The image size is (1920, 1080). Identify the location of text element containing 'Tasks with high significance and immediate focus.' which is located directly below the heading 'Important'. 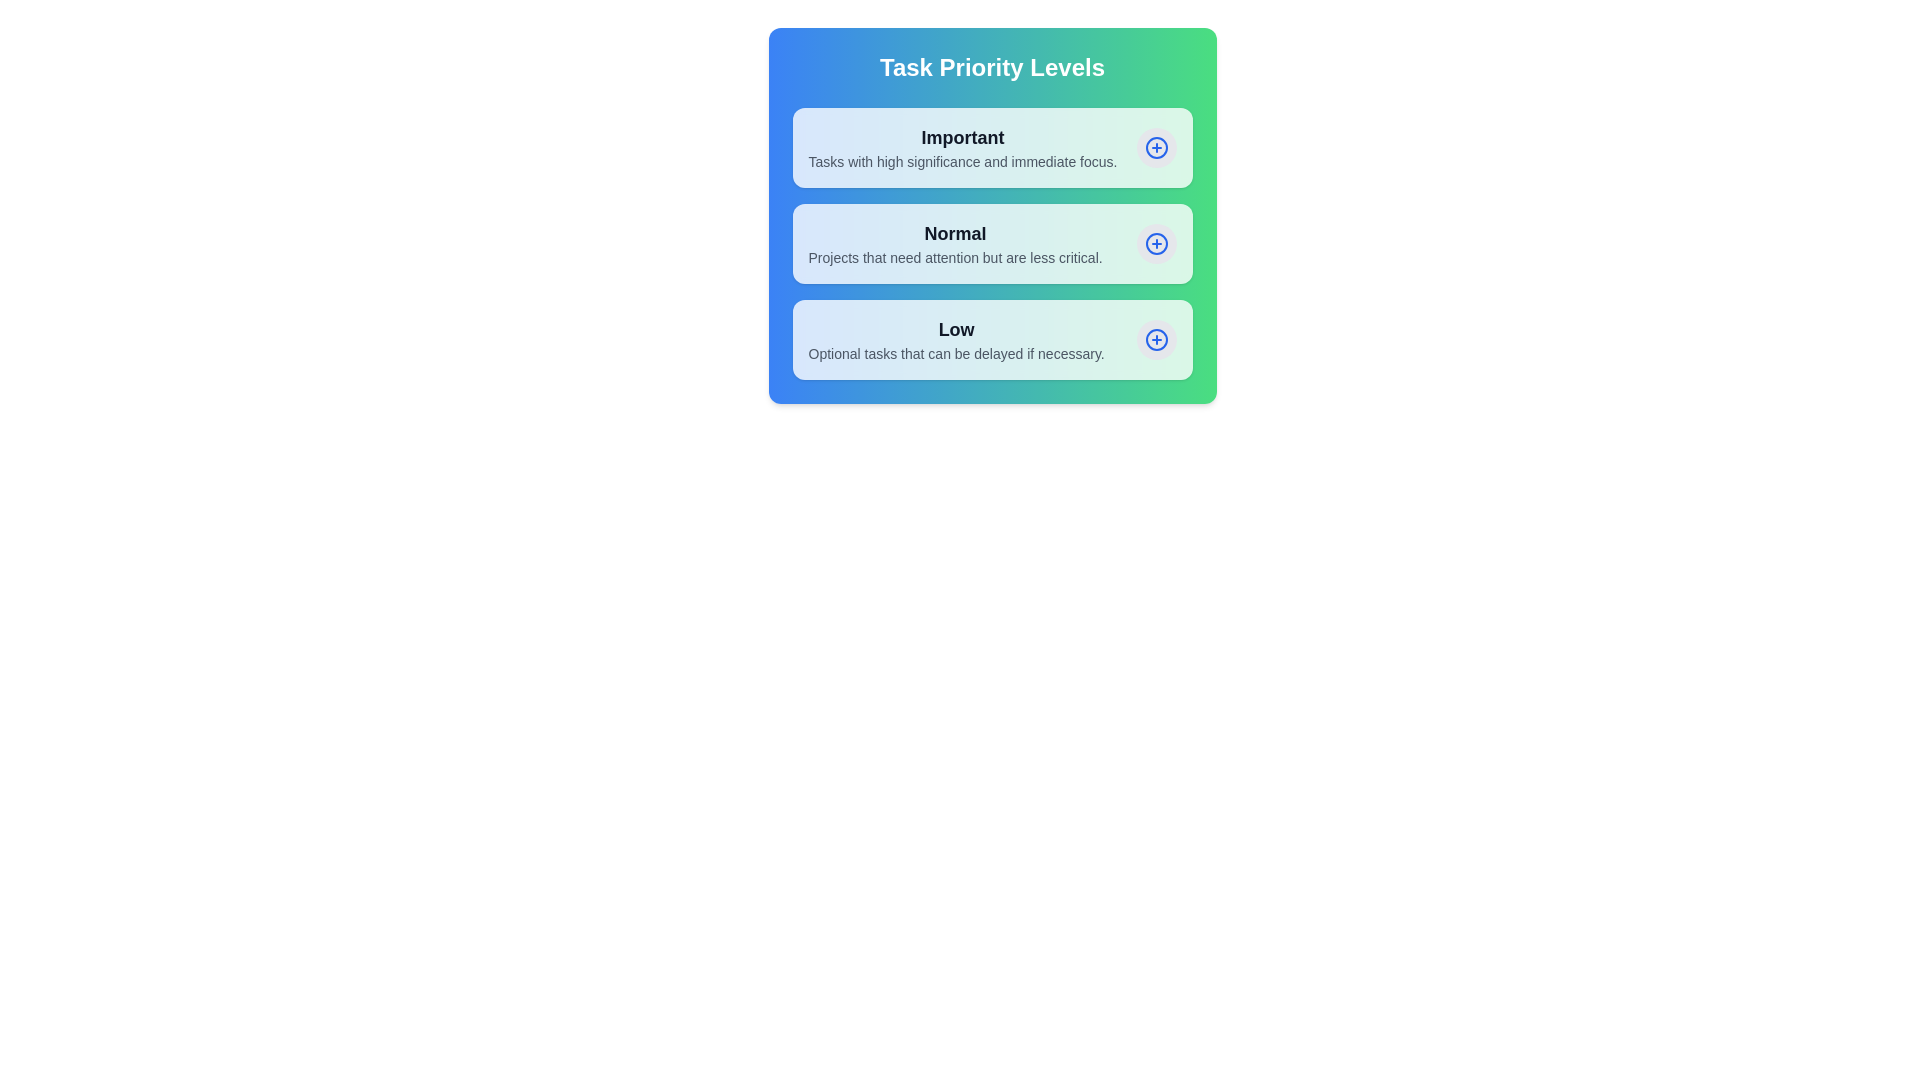
(962, 161).